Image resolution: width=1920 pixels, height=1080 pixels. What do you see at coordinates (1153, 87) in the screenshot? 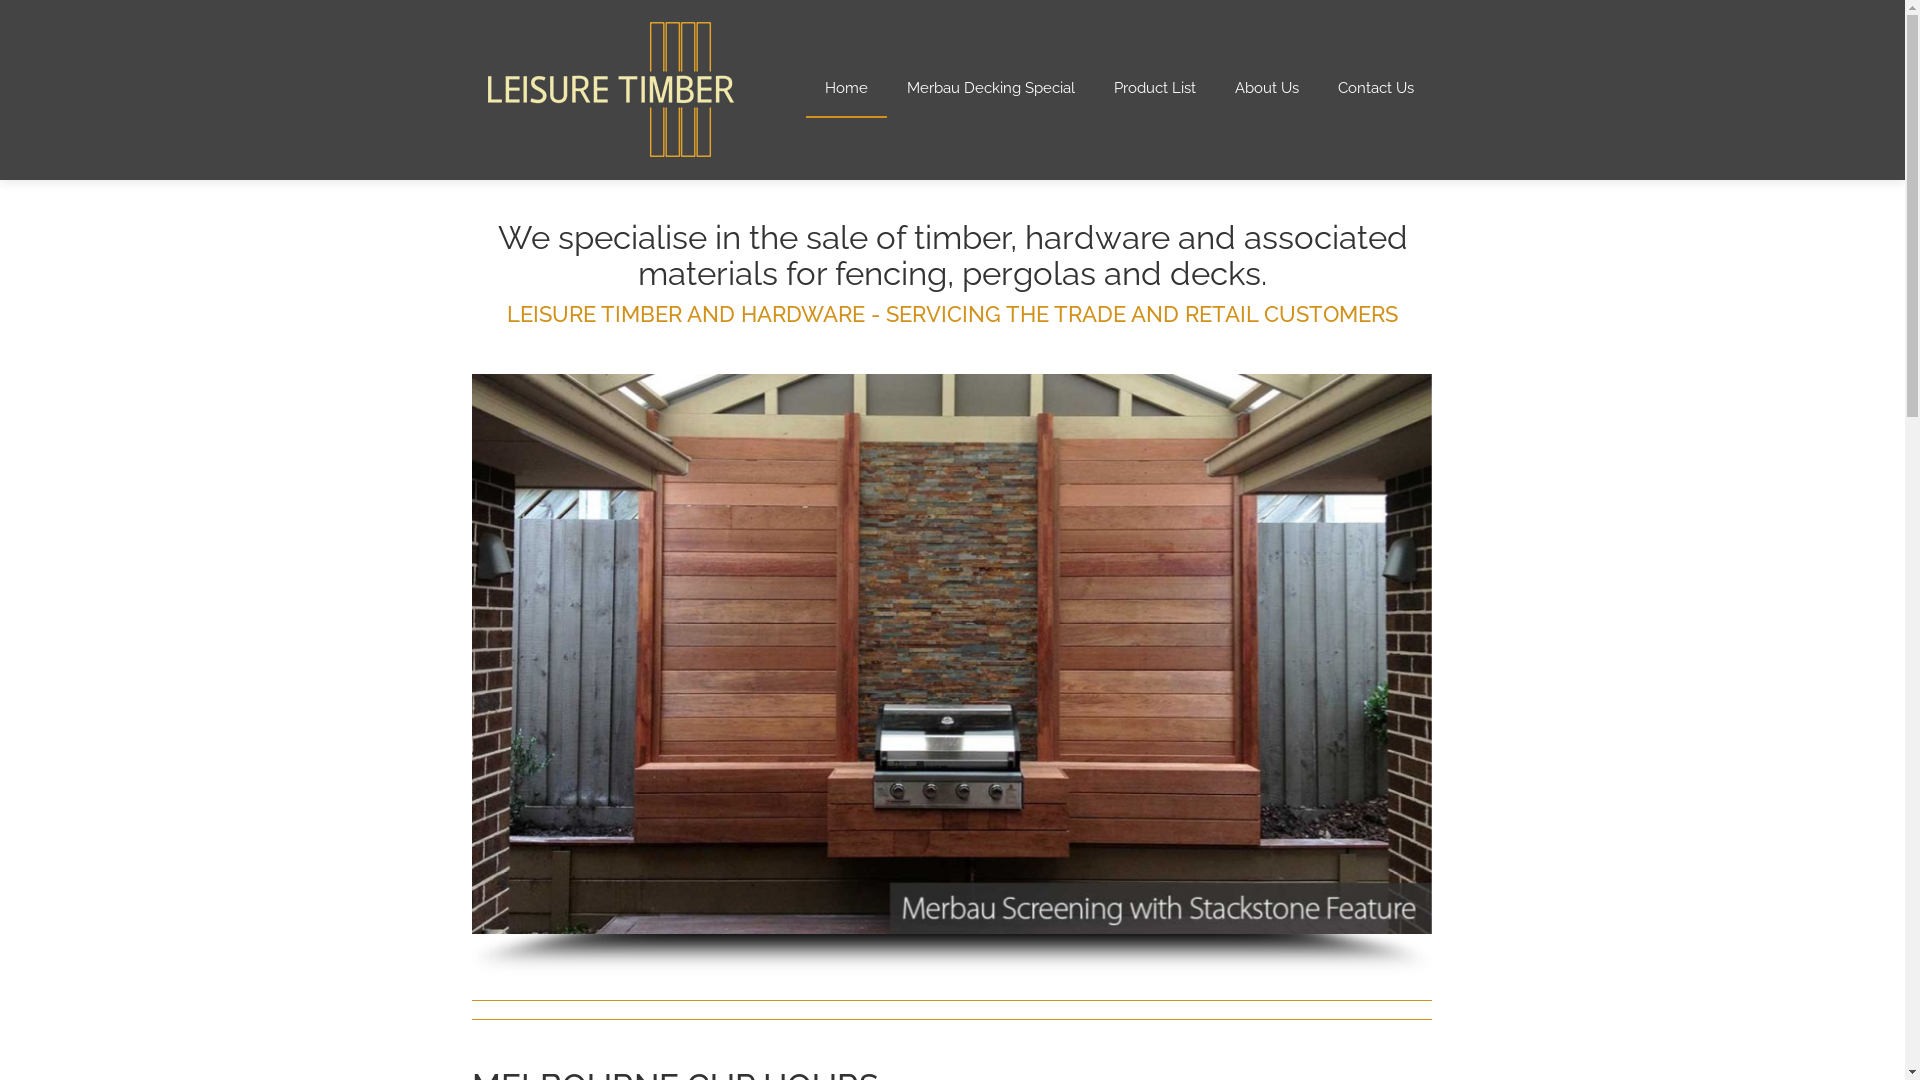
I see `'Product List'` at bounding box center [1153, 87].